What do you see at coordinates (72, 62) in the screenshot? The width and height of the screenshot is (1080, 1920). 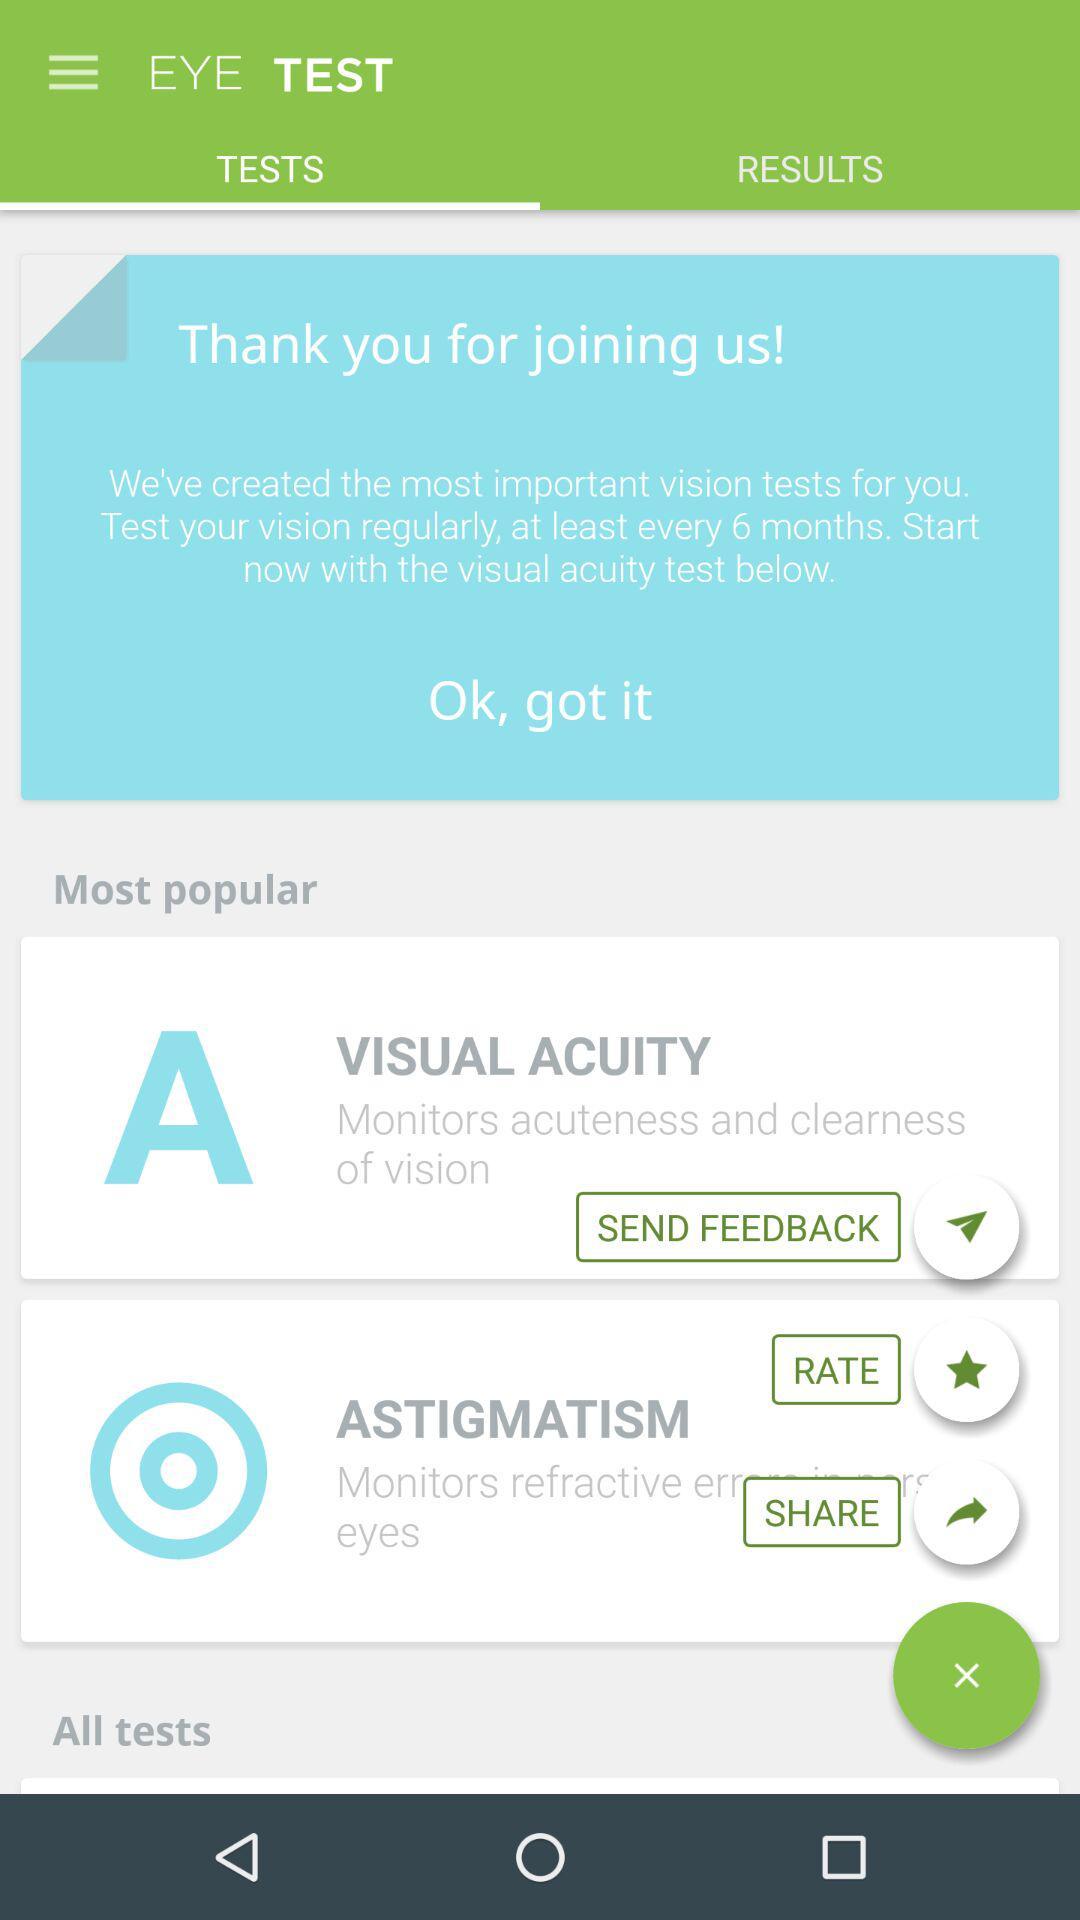 I see `item above the tests` at bounding box center [72, 62].